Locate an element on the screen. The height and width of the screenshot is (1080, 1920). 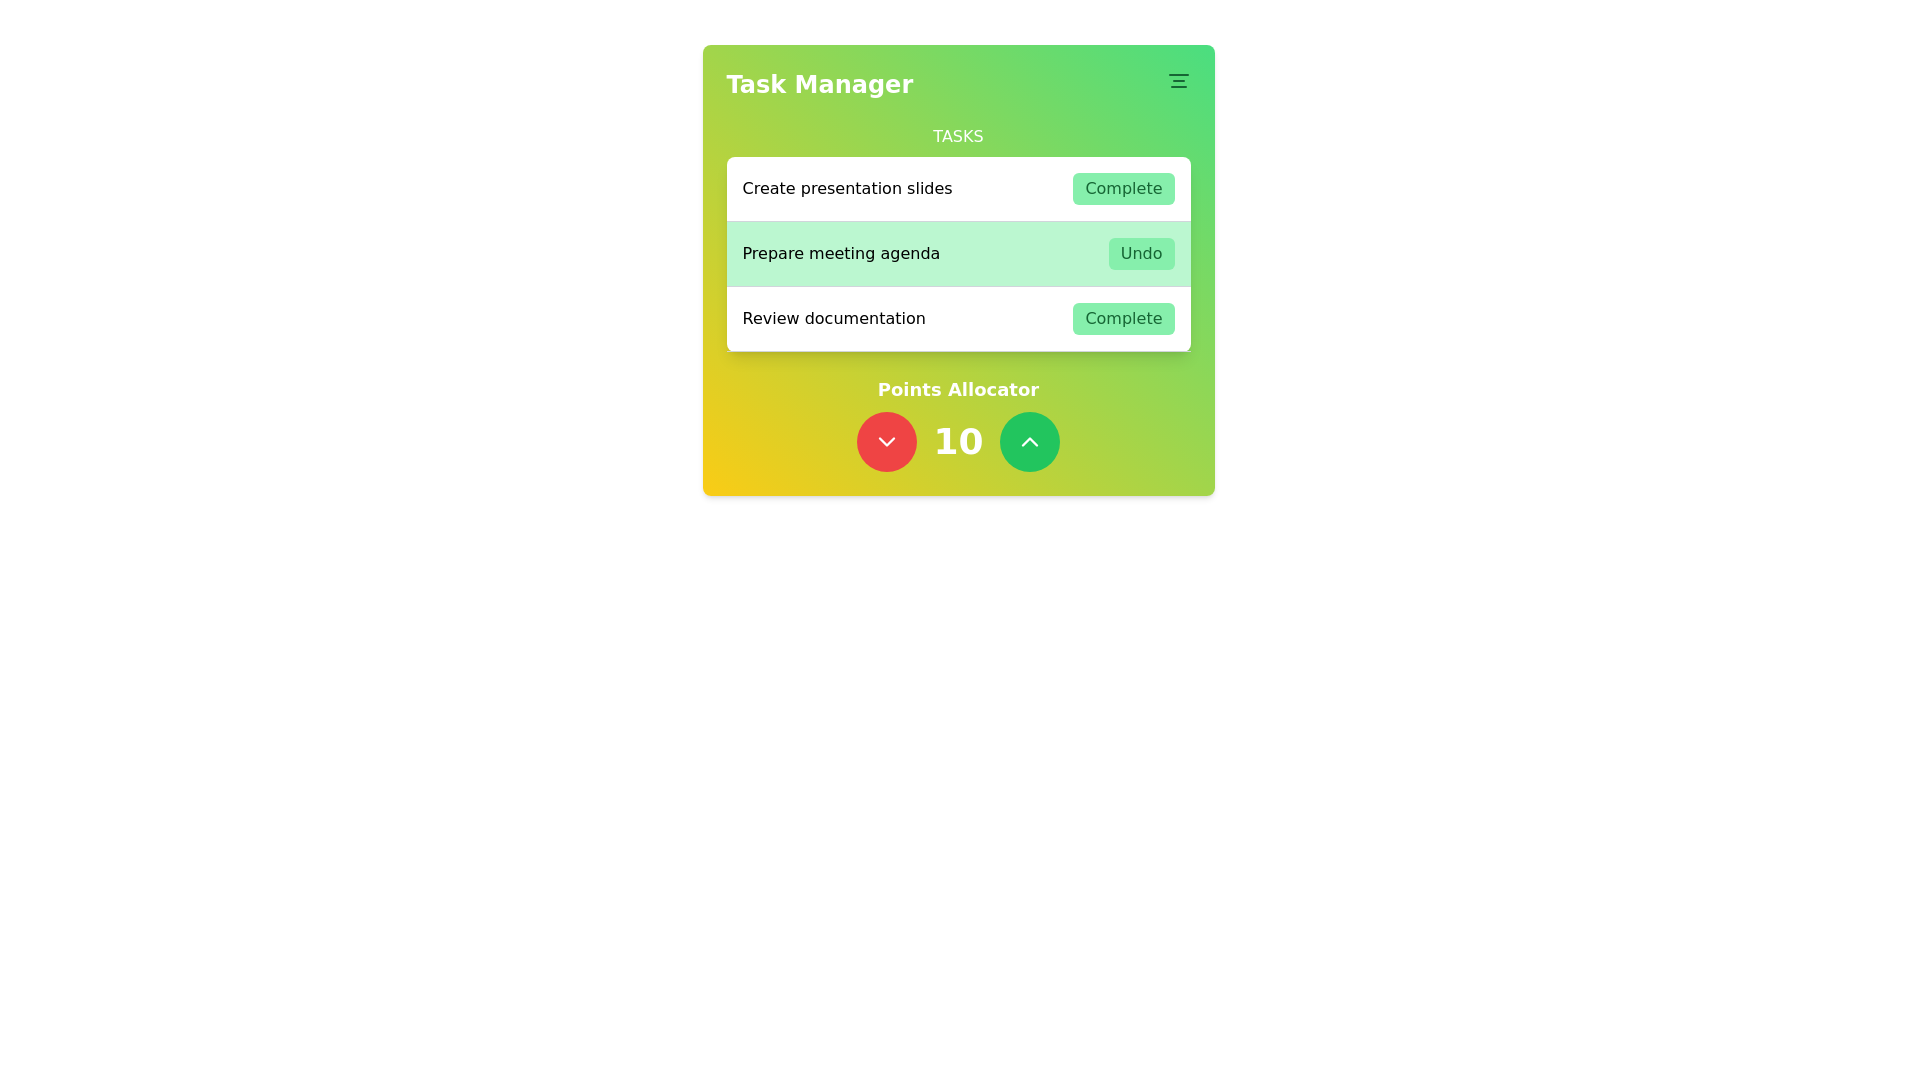
the chevron-down icon located within a circular red button at the bottom-left of the Points Allocator section in the Task Manager interface is located at coordinates (886, 441).